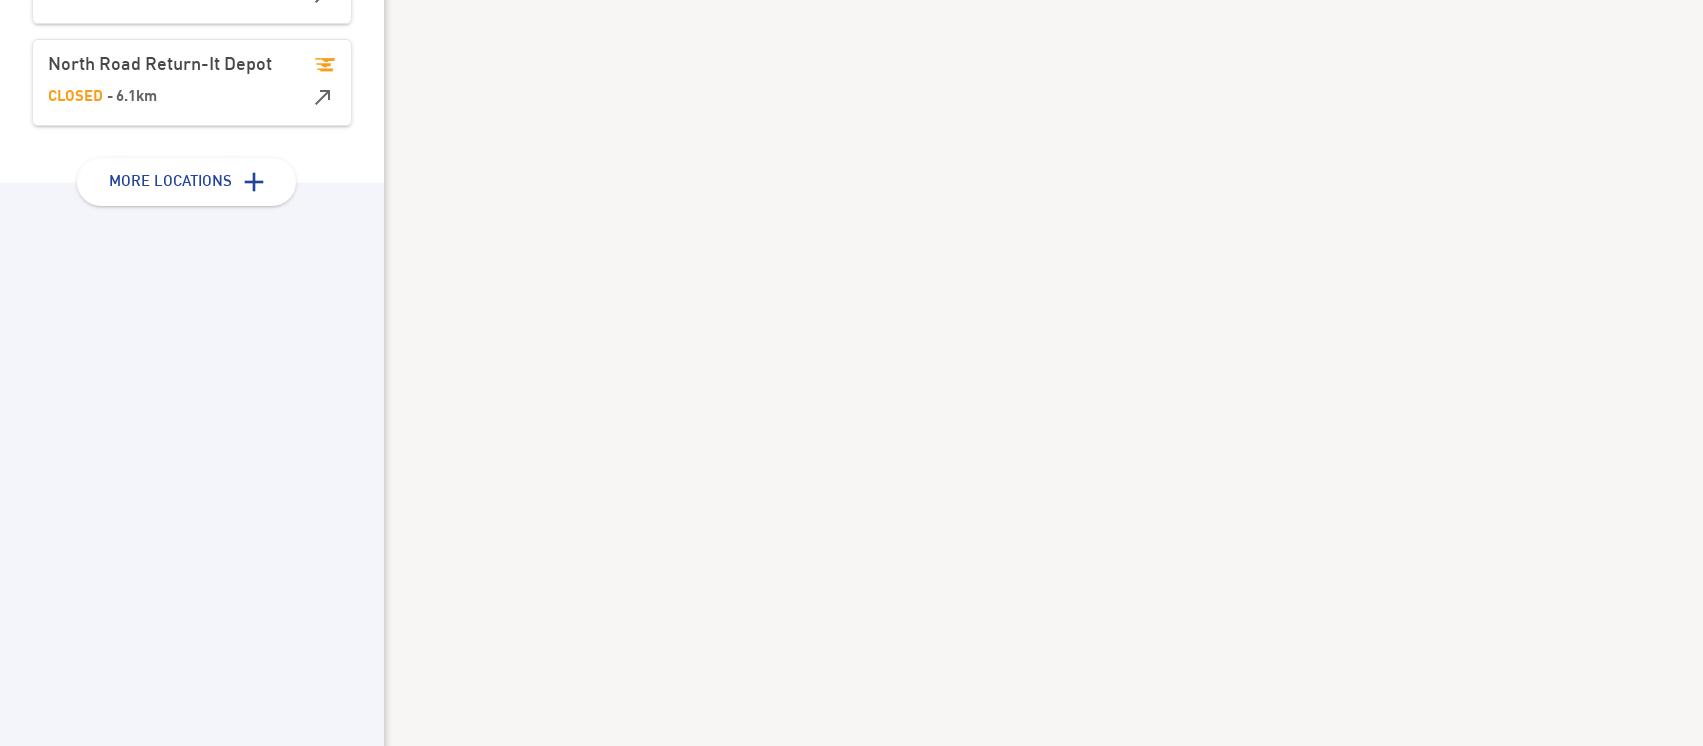 The height and width of the screenshot is (746, 1703). I want to click on 'Liquor Plastic', so click(730, 250).